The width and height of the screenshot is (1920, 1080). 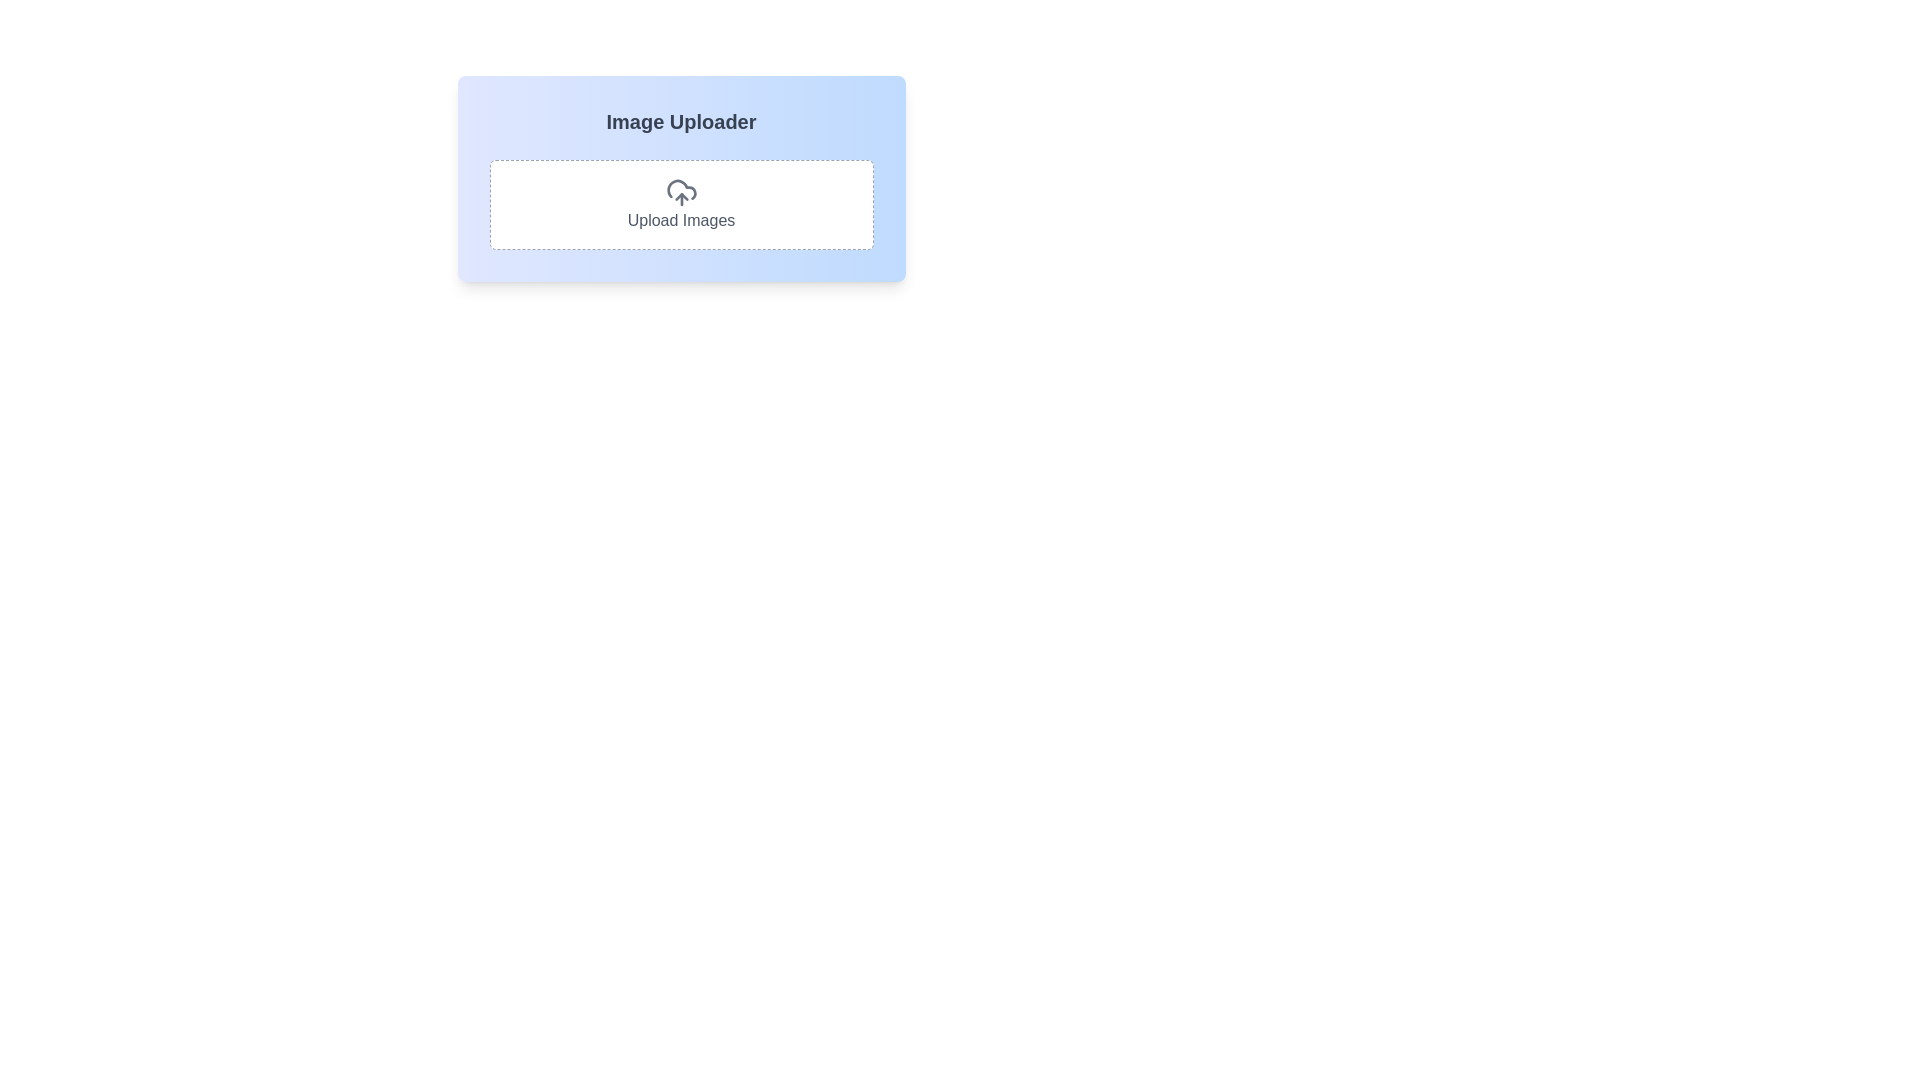 What do you see at coordinates (681, 177) in the screenshot?
I see `the File Uploader Component` at bounding box center [681, 177].